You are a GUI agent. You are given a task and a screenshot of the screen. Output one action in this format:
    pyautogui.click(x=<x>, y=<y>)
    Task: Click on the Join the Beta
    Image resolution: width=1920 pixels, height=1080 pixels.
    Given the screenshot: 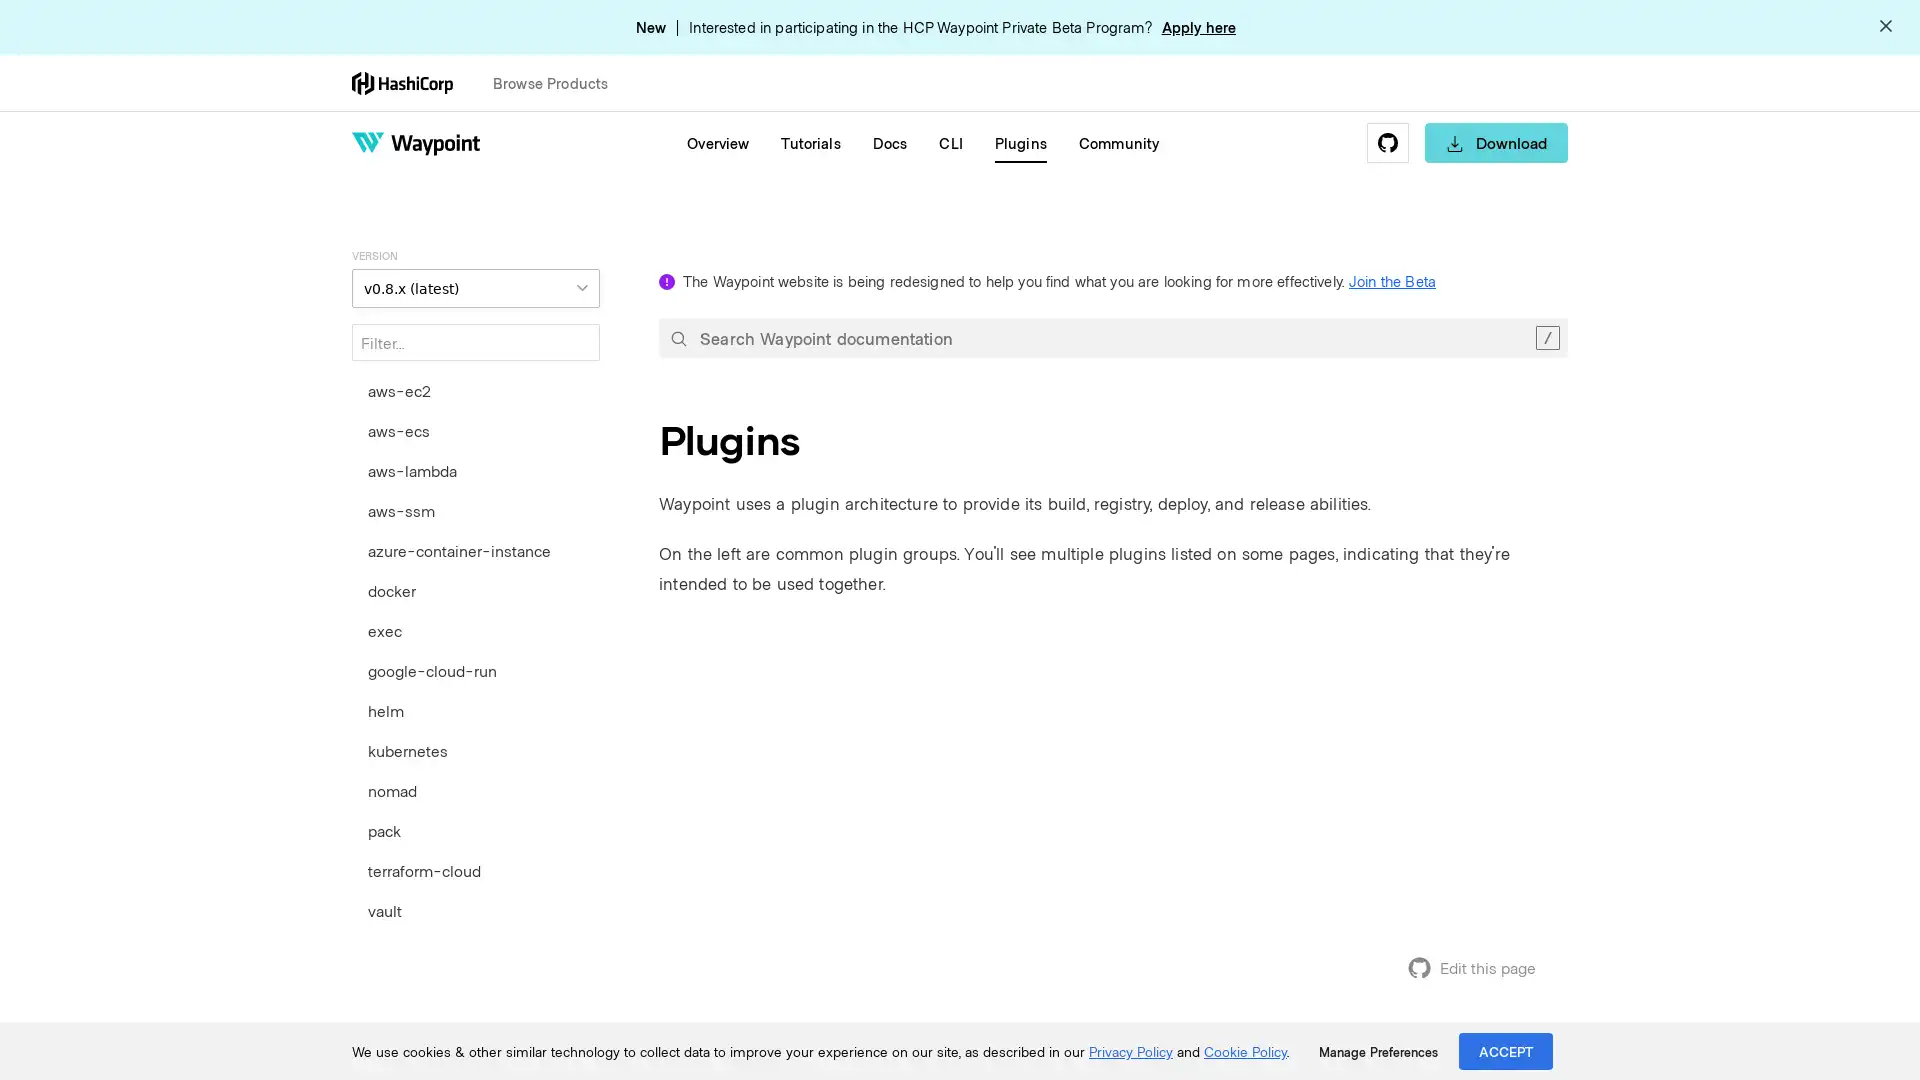 What is the action you would take?
    pyautogui.click(x=1391, y=281)
    